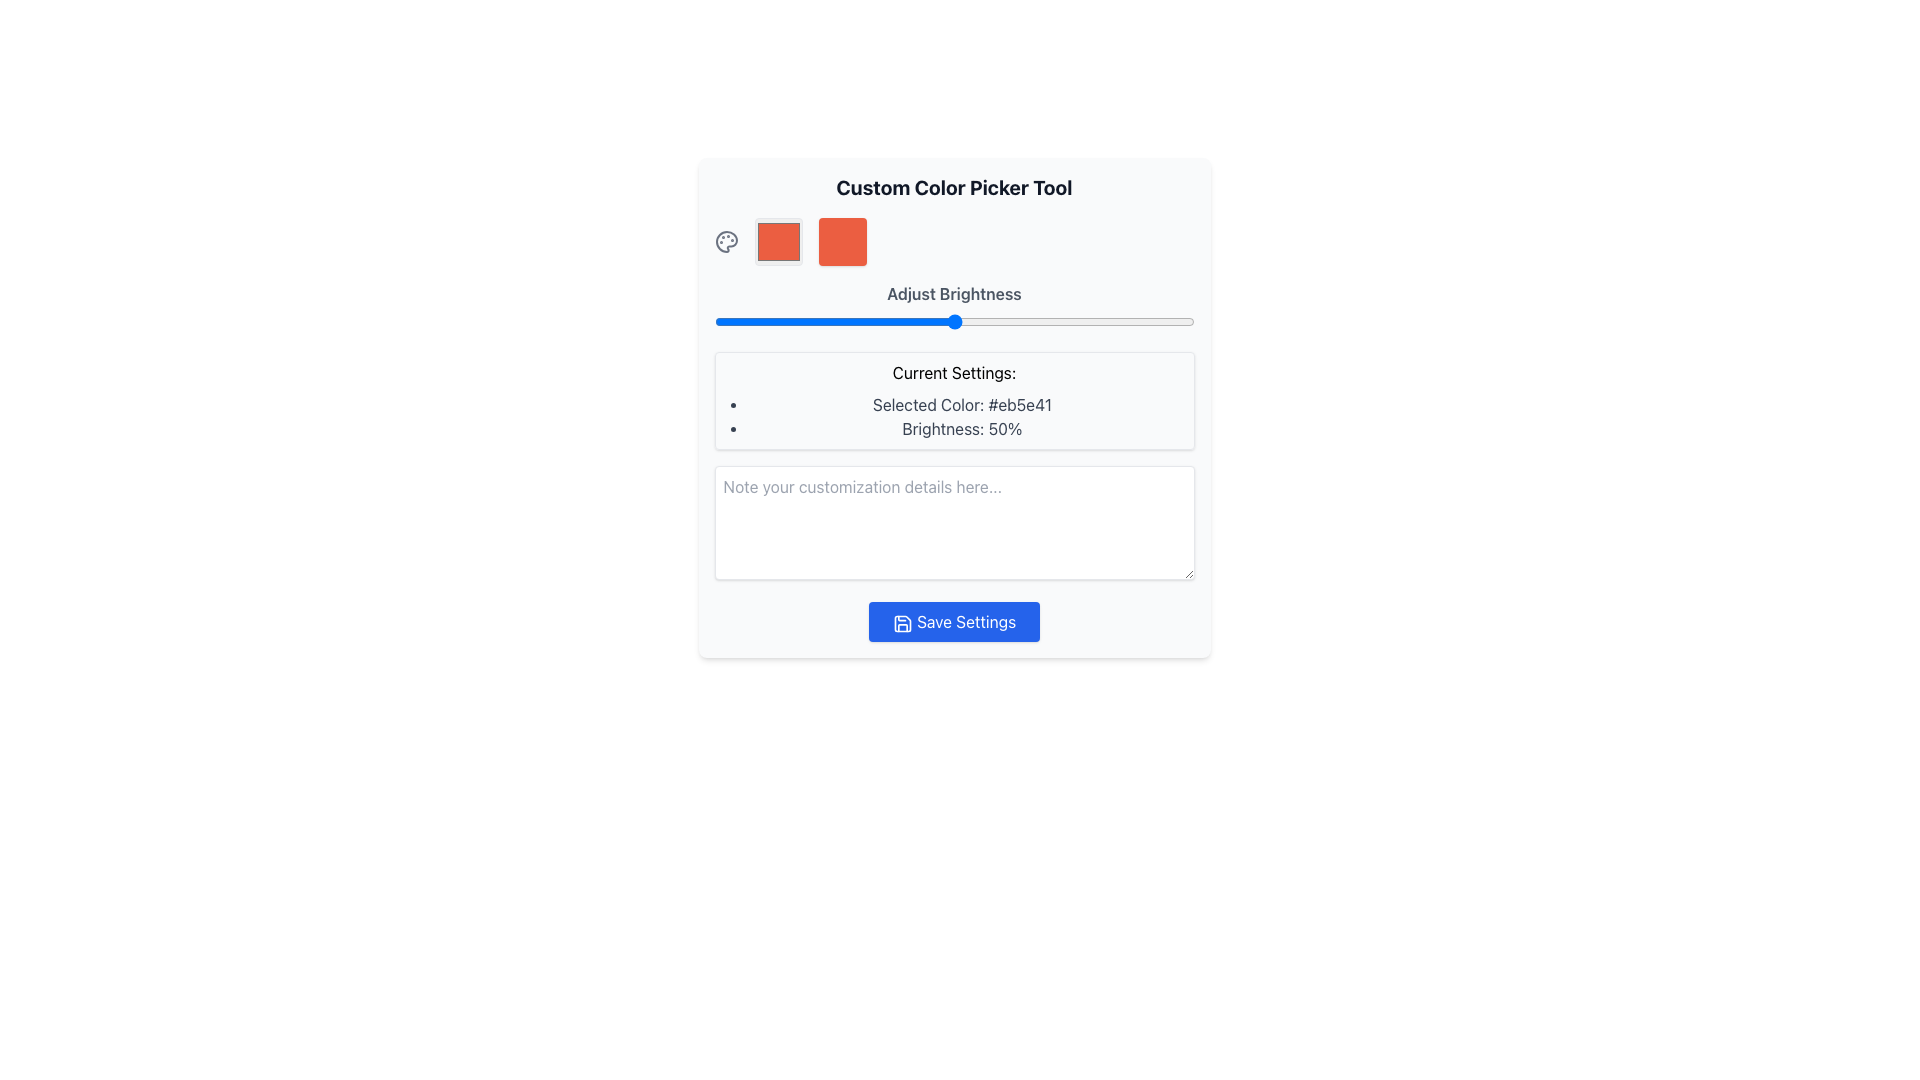 This screenshot has width=1920, height=1080. What do you see at coordinates (962, 427) in the screenshot?
I see `the read-only text display that shows the current brightness setting percentage, located in the 'Current Settings' section, between 'Selected Color: #eb5e41' and the customization text input box` at bounding box center [962, 427].